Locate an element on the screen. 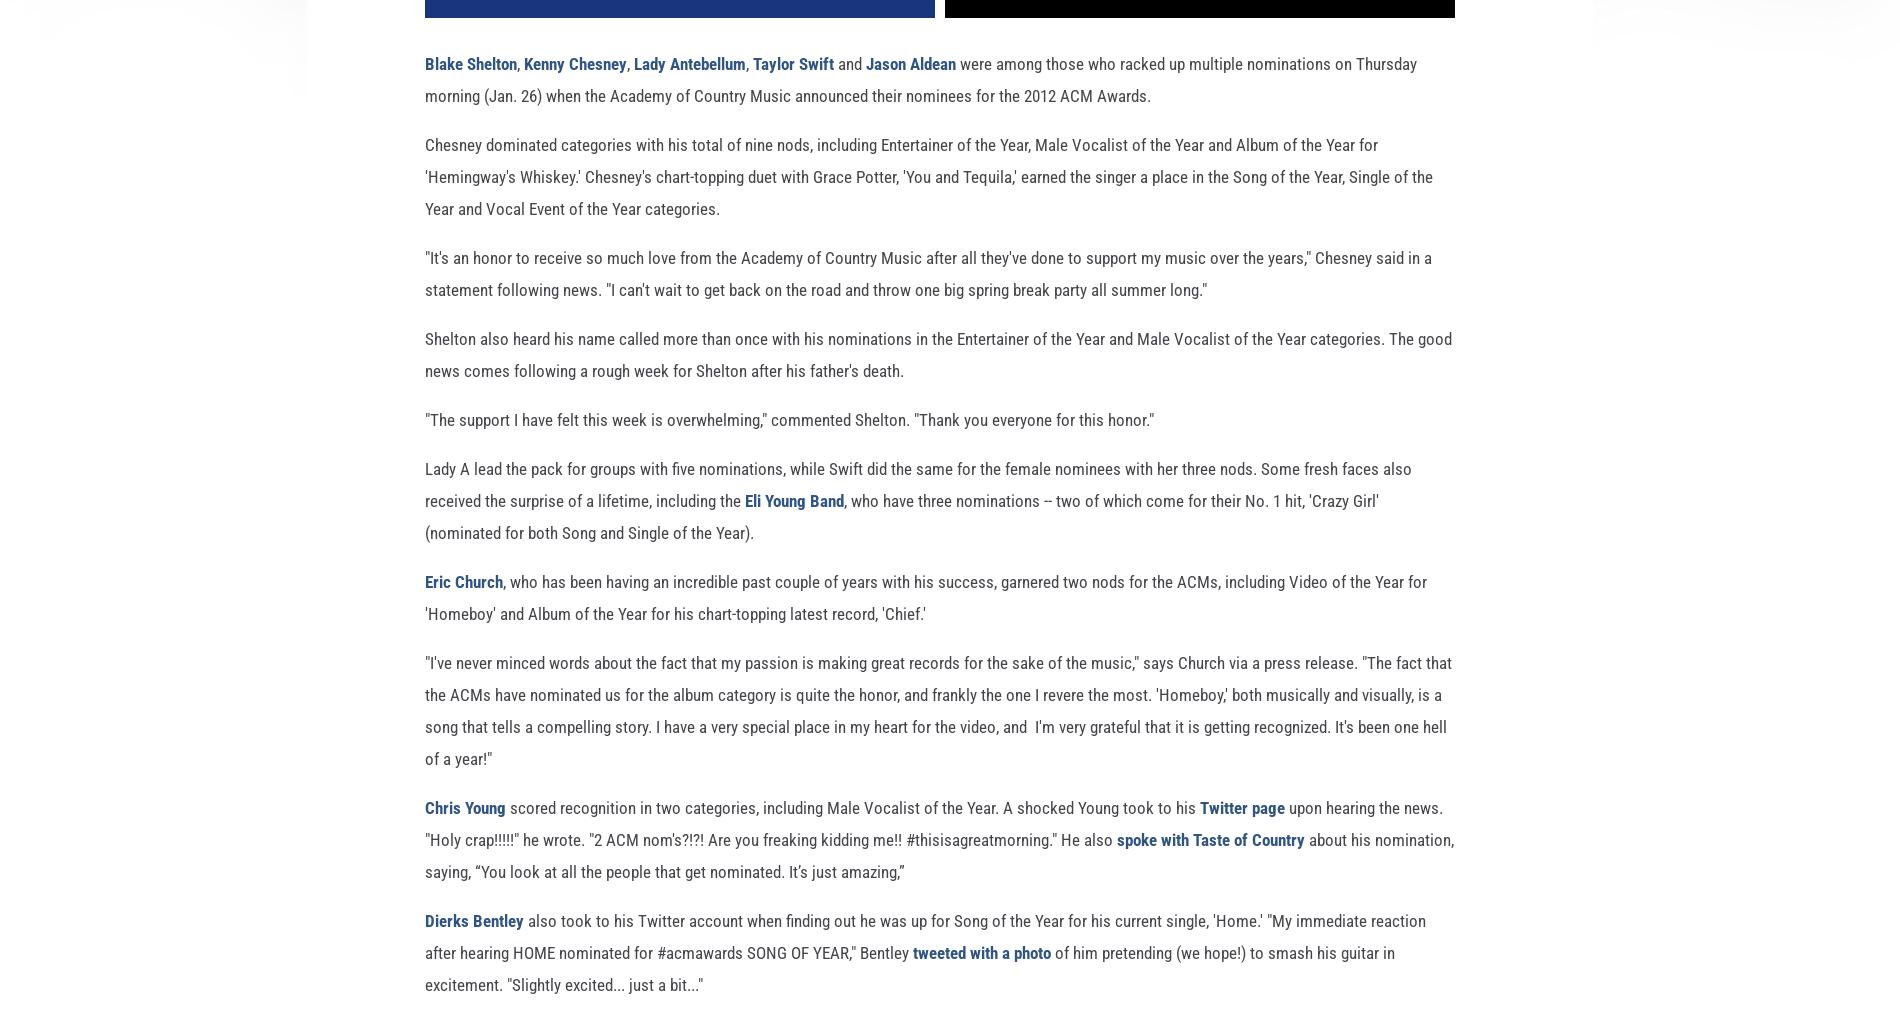 The height and width of the screenshot is (1019, 1900). 'spoke with Taste of Country' is located at coordinates (1210, 870).